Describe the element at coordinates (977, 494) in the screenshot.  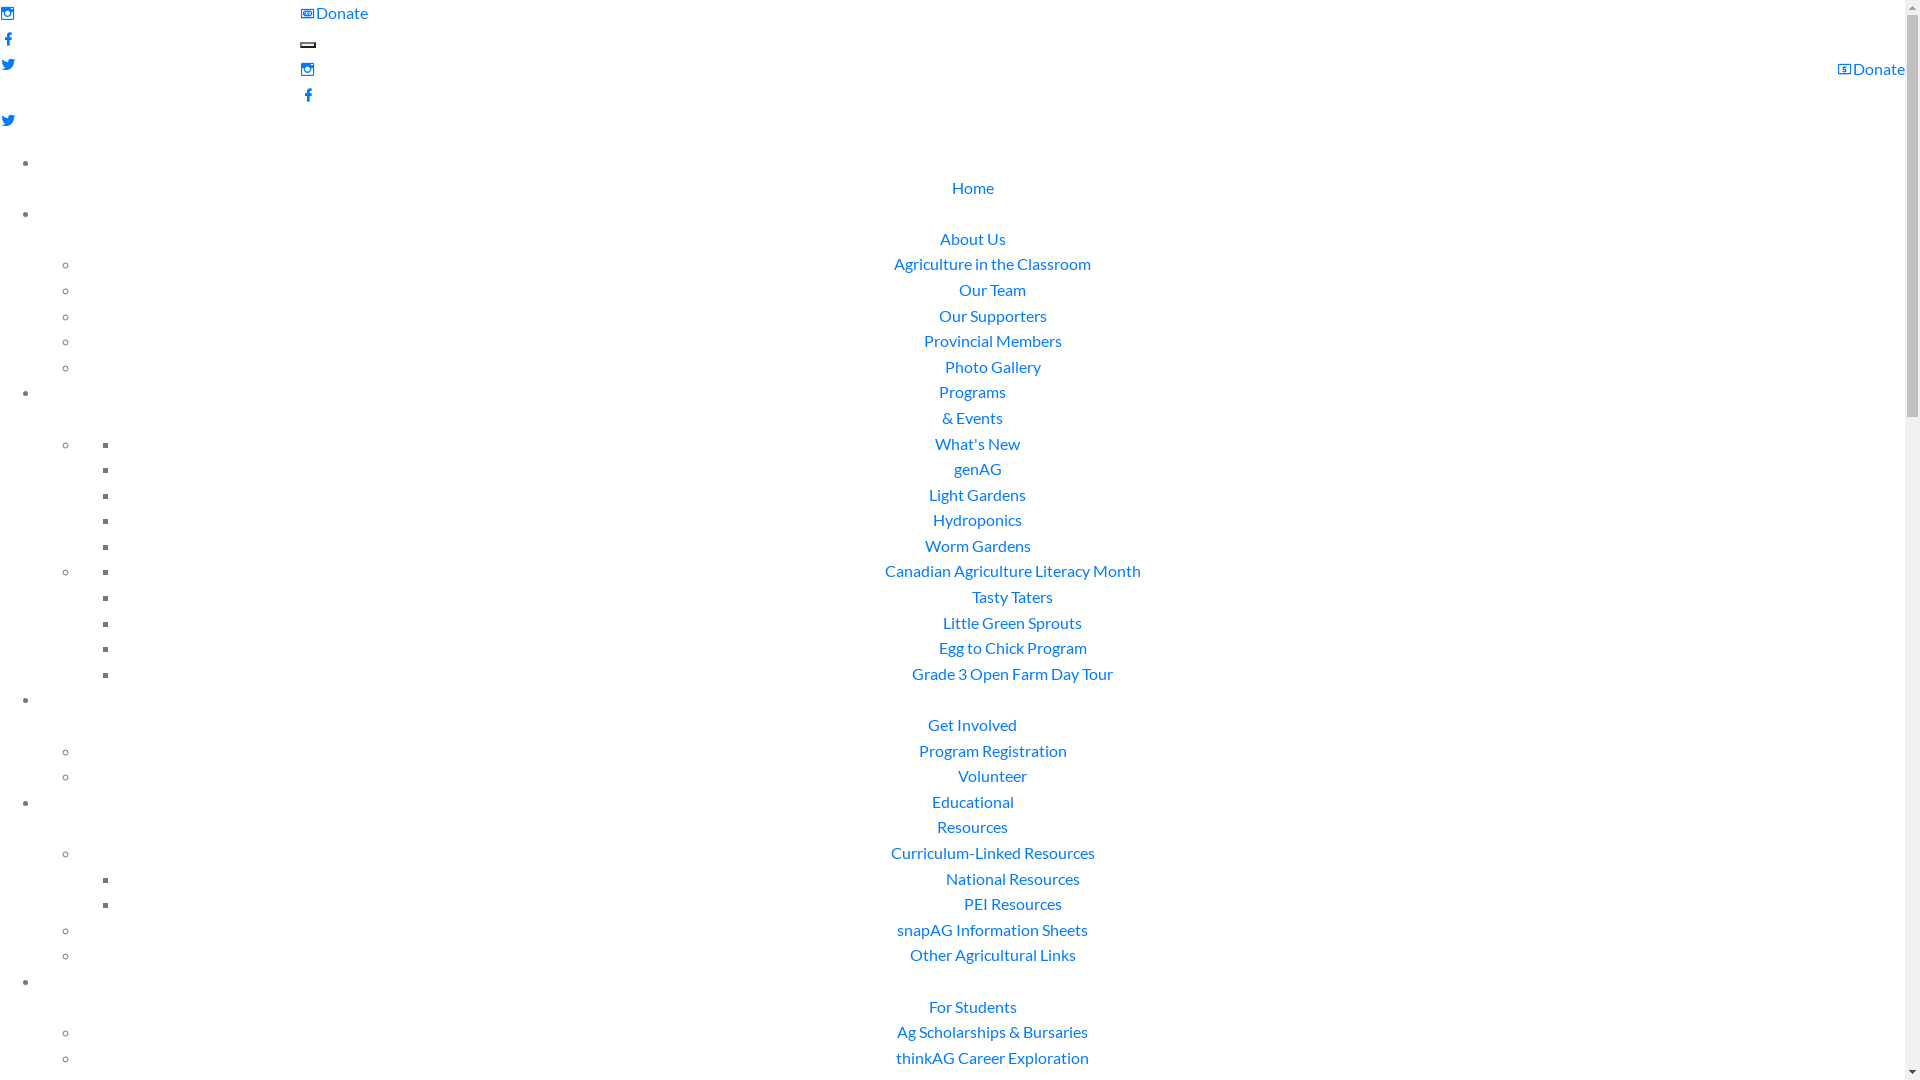
I see `'Light Gardens'` at that location.